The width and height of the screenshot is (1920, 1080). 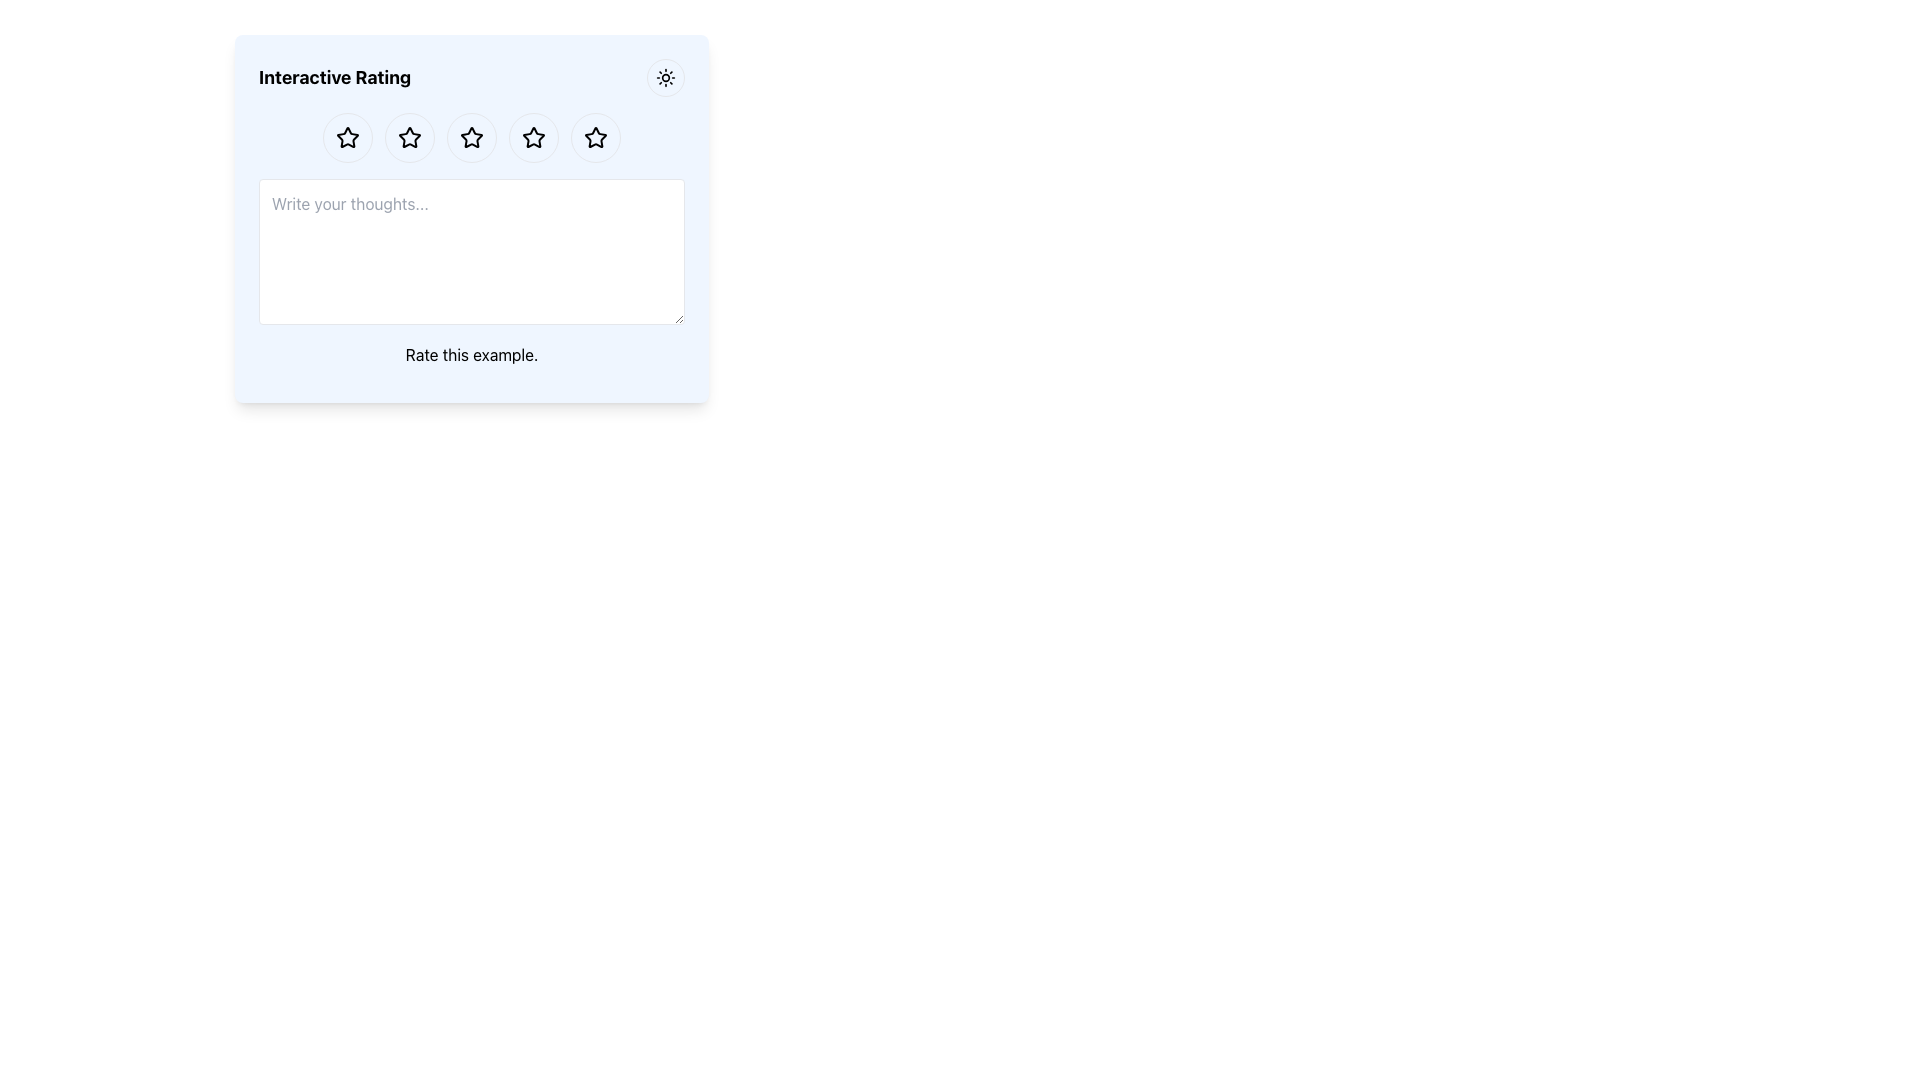 I want to click on the third button in the row of five buttons for the 'Interactive Rating' system, so click(x=470, y=137).